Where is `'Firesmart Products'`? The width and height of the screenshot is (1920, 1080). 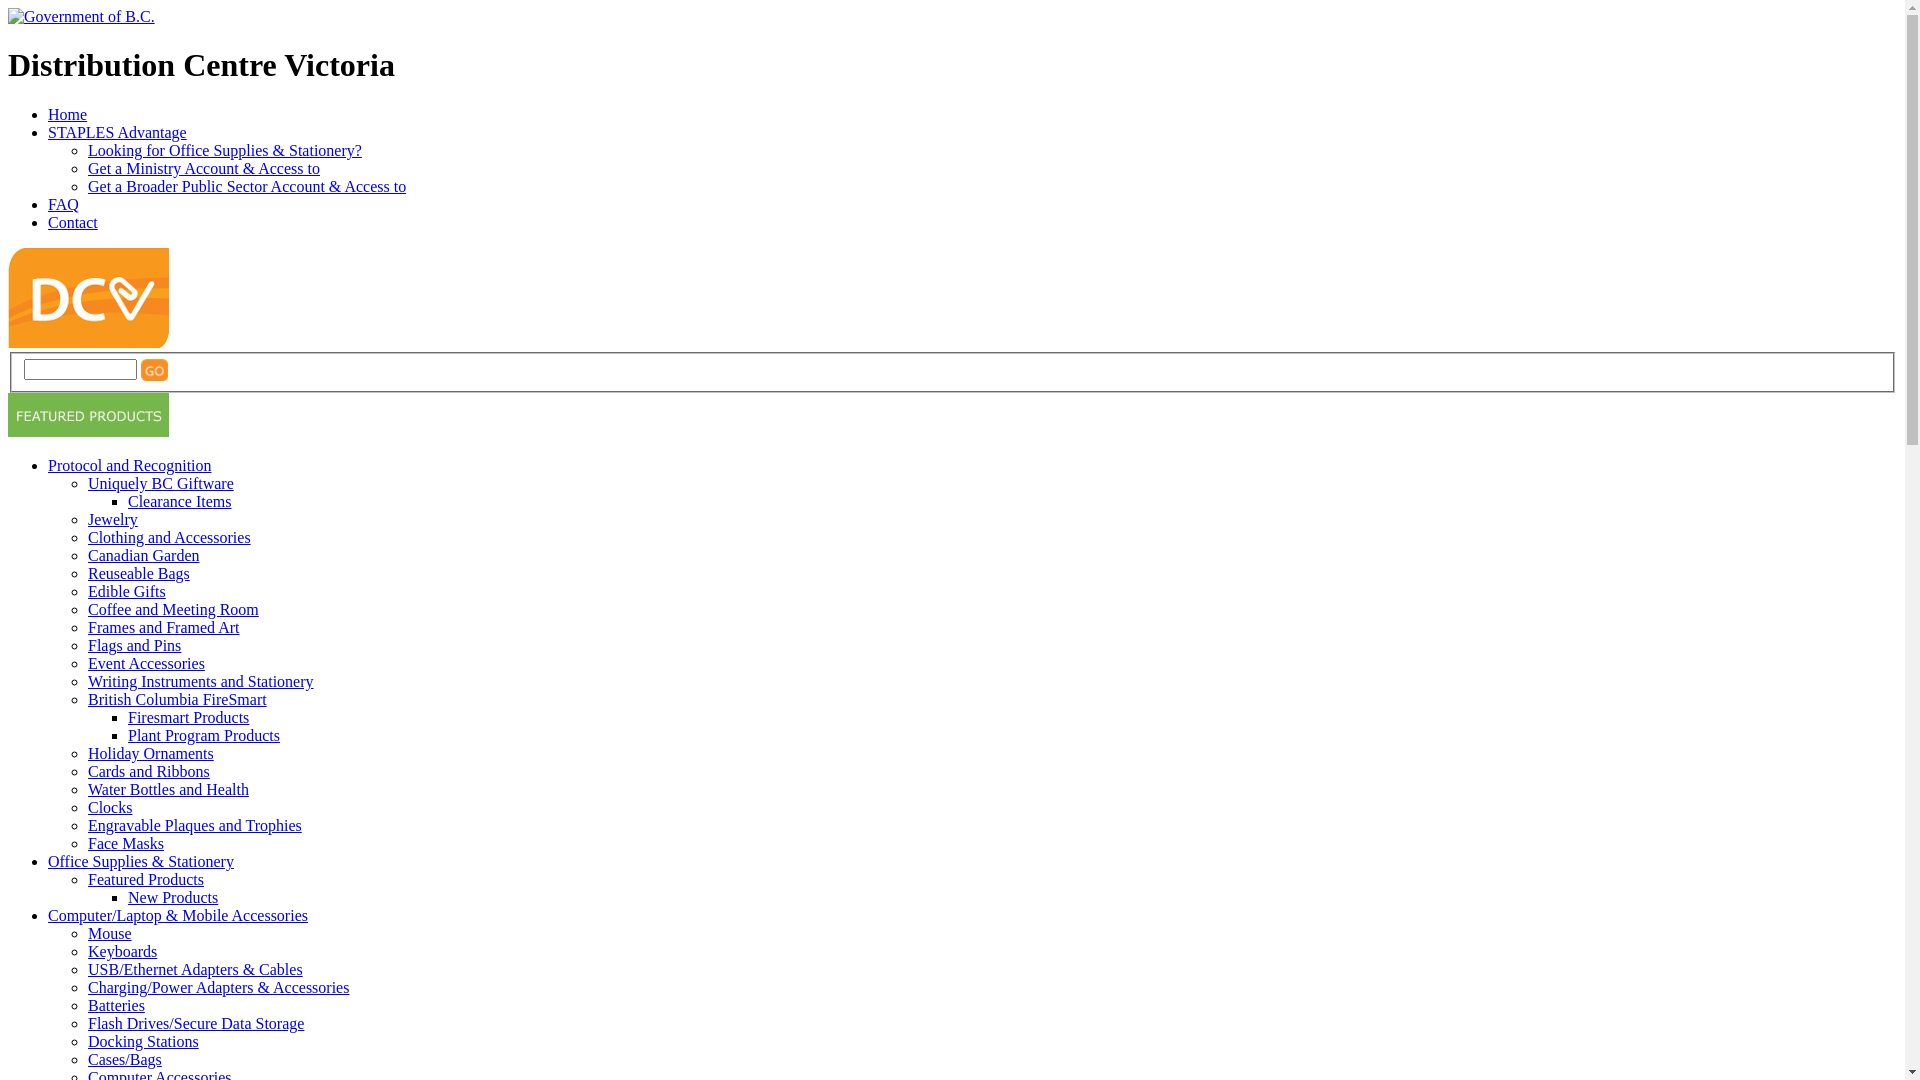 'Firesmart Products' is located at coordinates (127, 716).